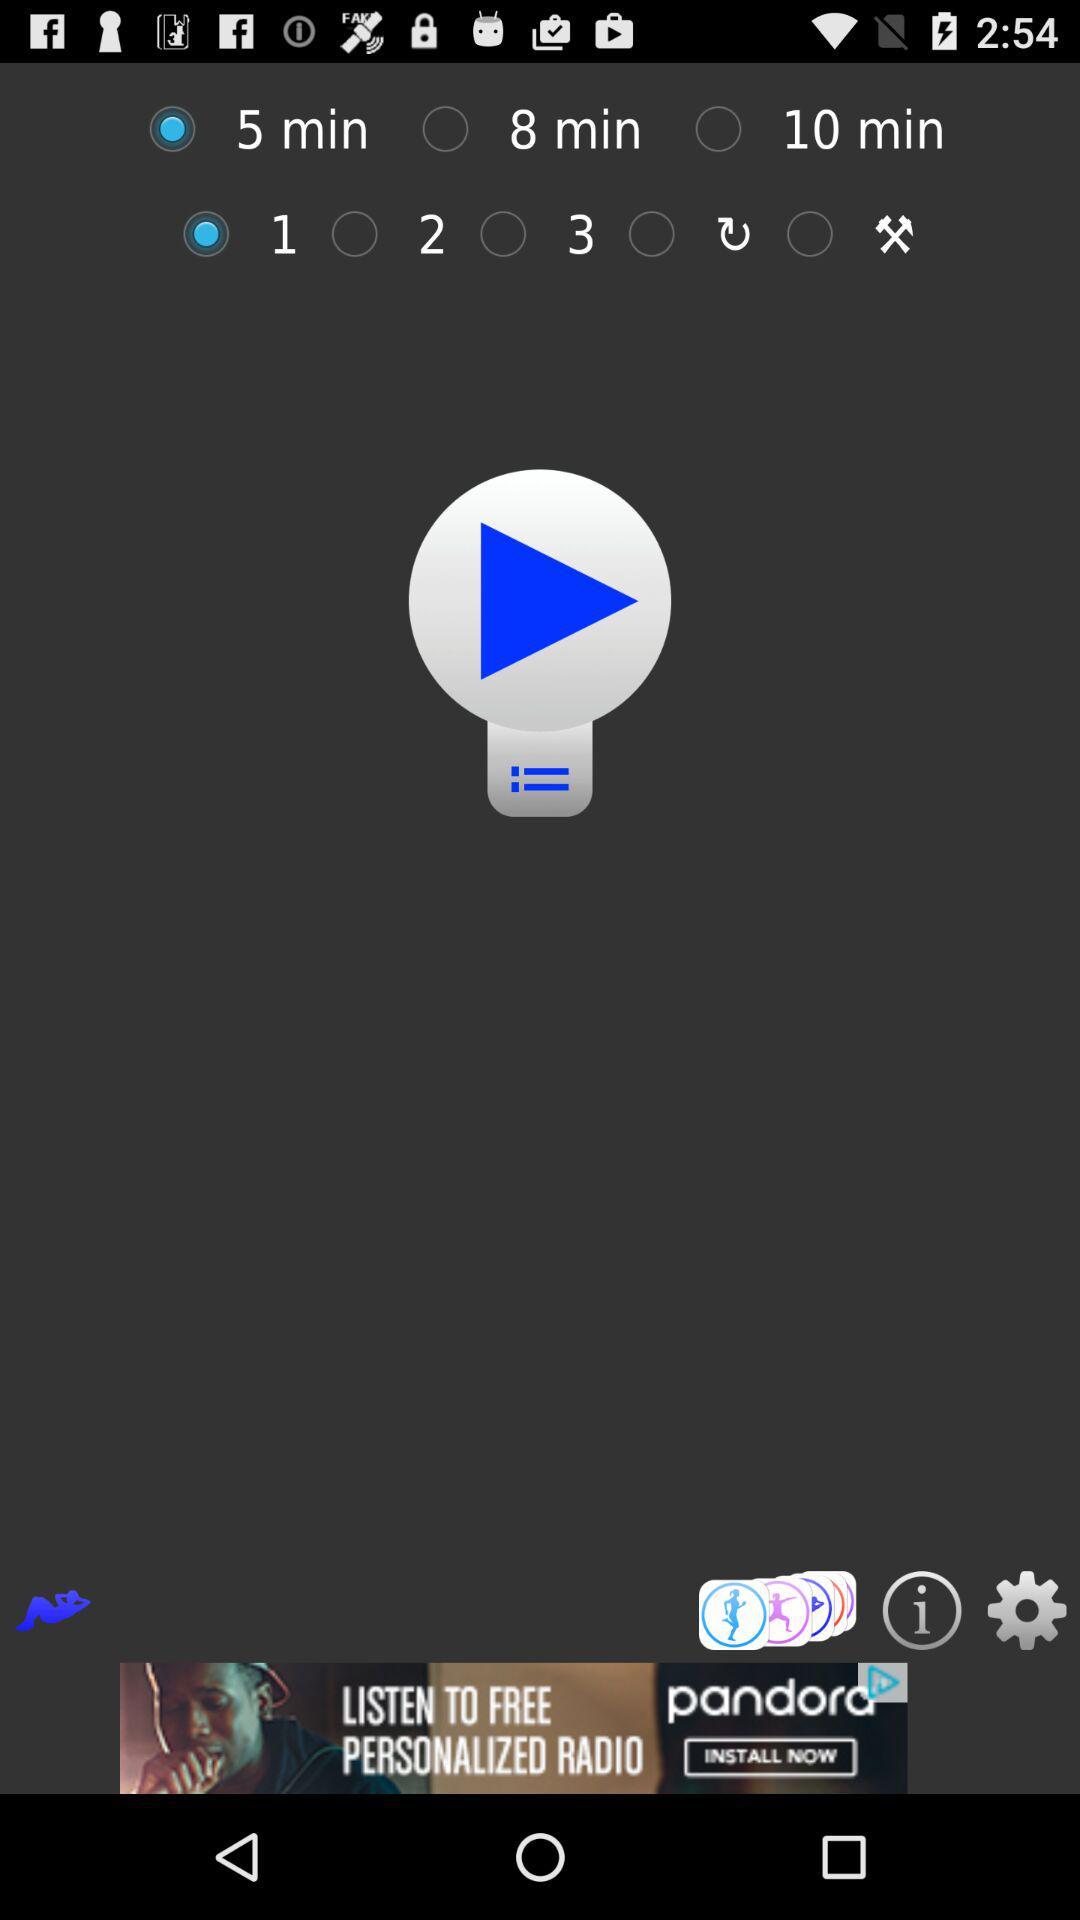 This screenshot has width=1080, height=1920. Describe the element at coordinates (365, 234) in the screenshot. I see `2` at that location.